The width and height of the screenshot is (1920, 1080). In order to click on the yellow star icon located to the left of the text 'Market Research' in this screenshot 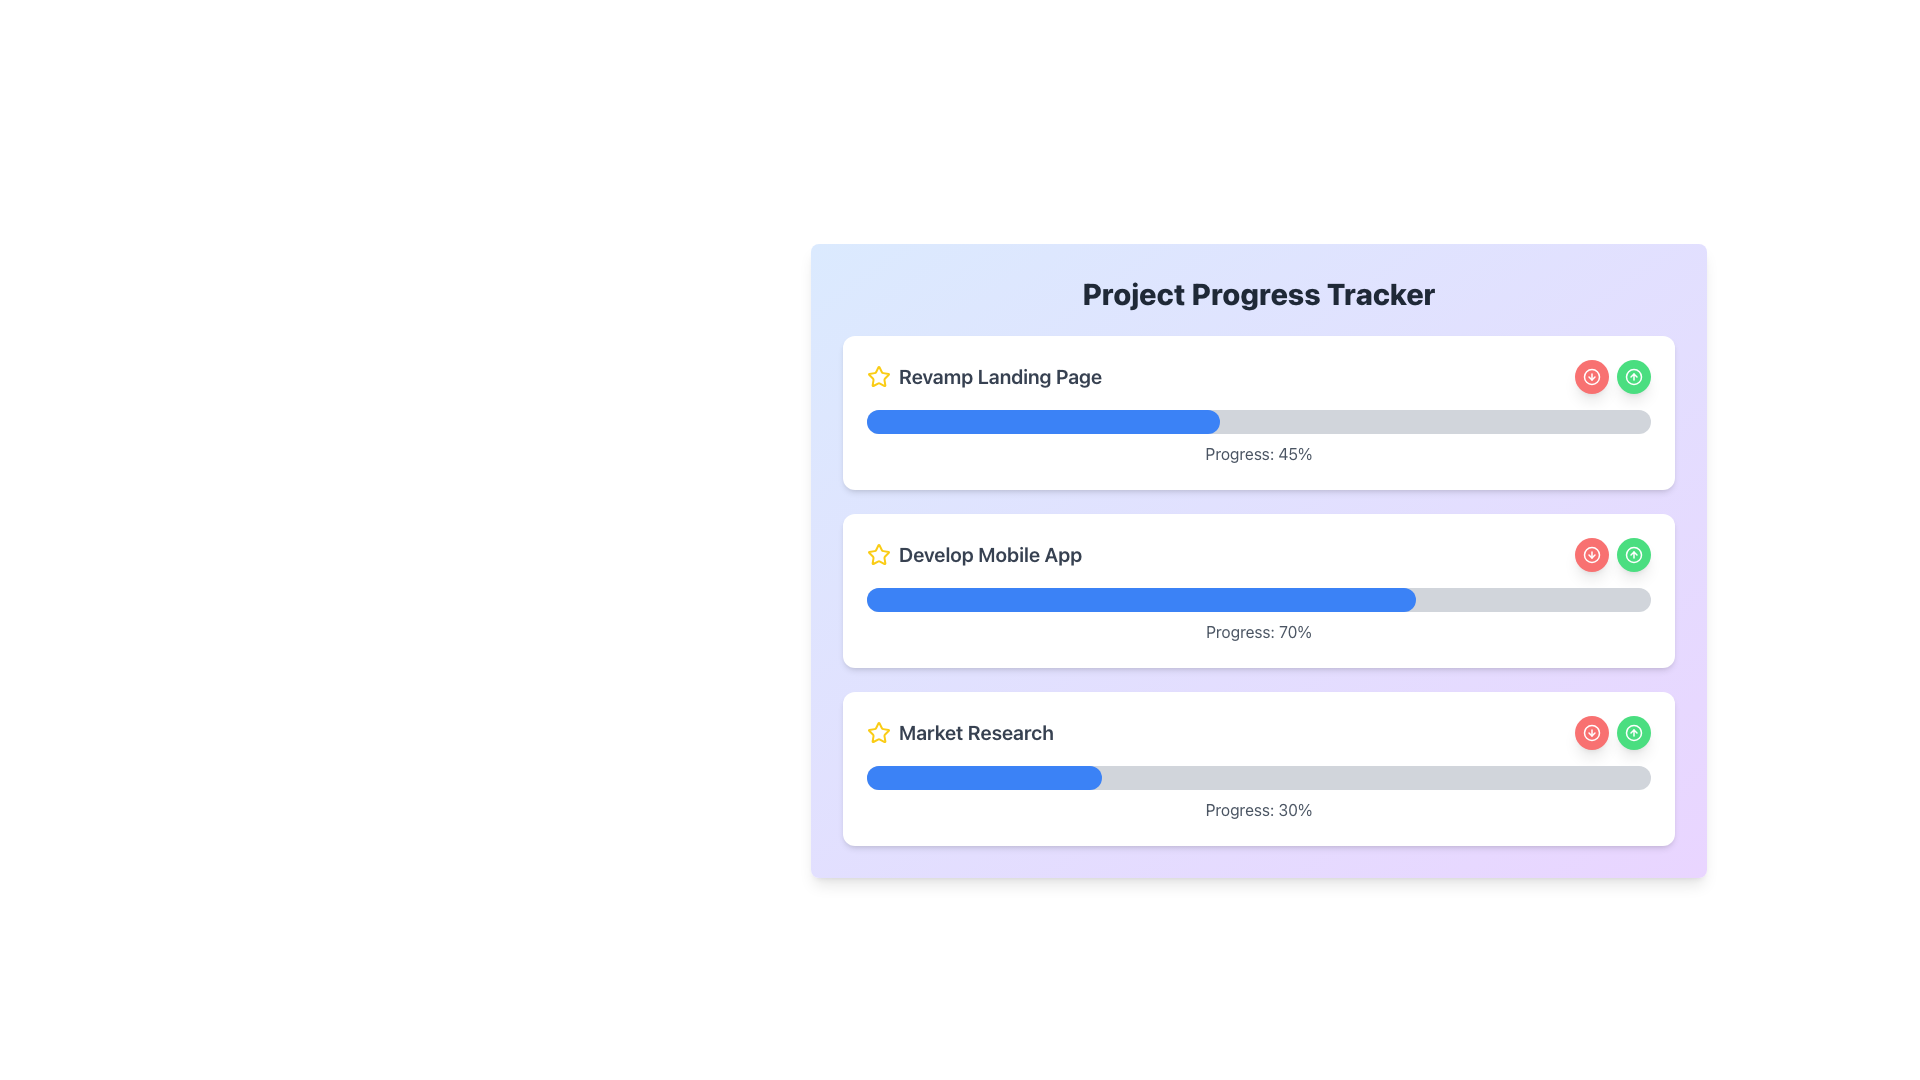, I will do `click(878, 554)`.